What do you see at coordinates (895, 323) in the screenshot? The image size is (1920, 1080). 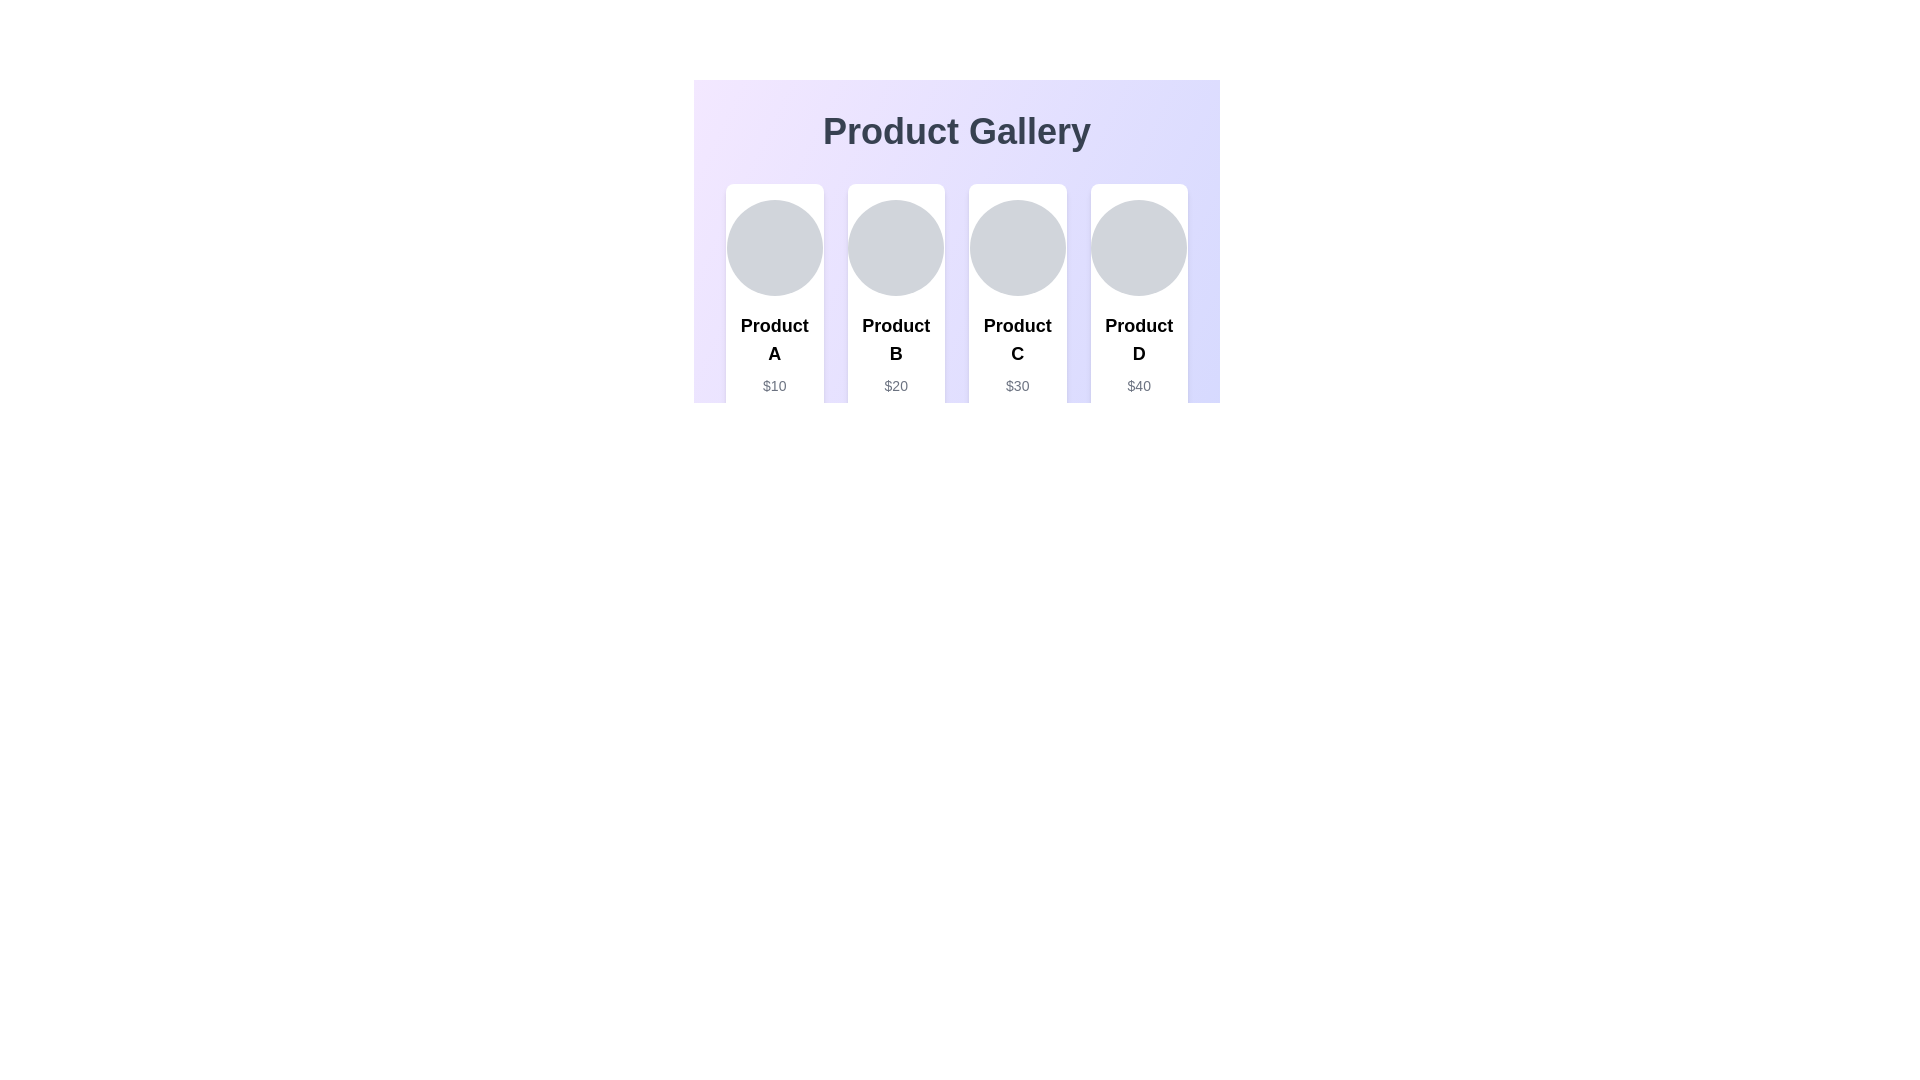 I see `the second card from the left in the horizontally aligned grid, which displays the product information for 'Product B' with a price of '$20'` at bounding box center [895, 323].